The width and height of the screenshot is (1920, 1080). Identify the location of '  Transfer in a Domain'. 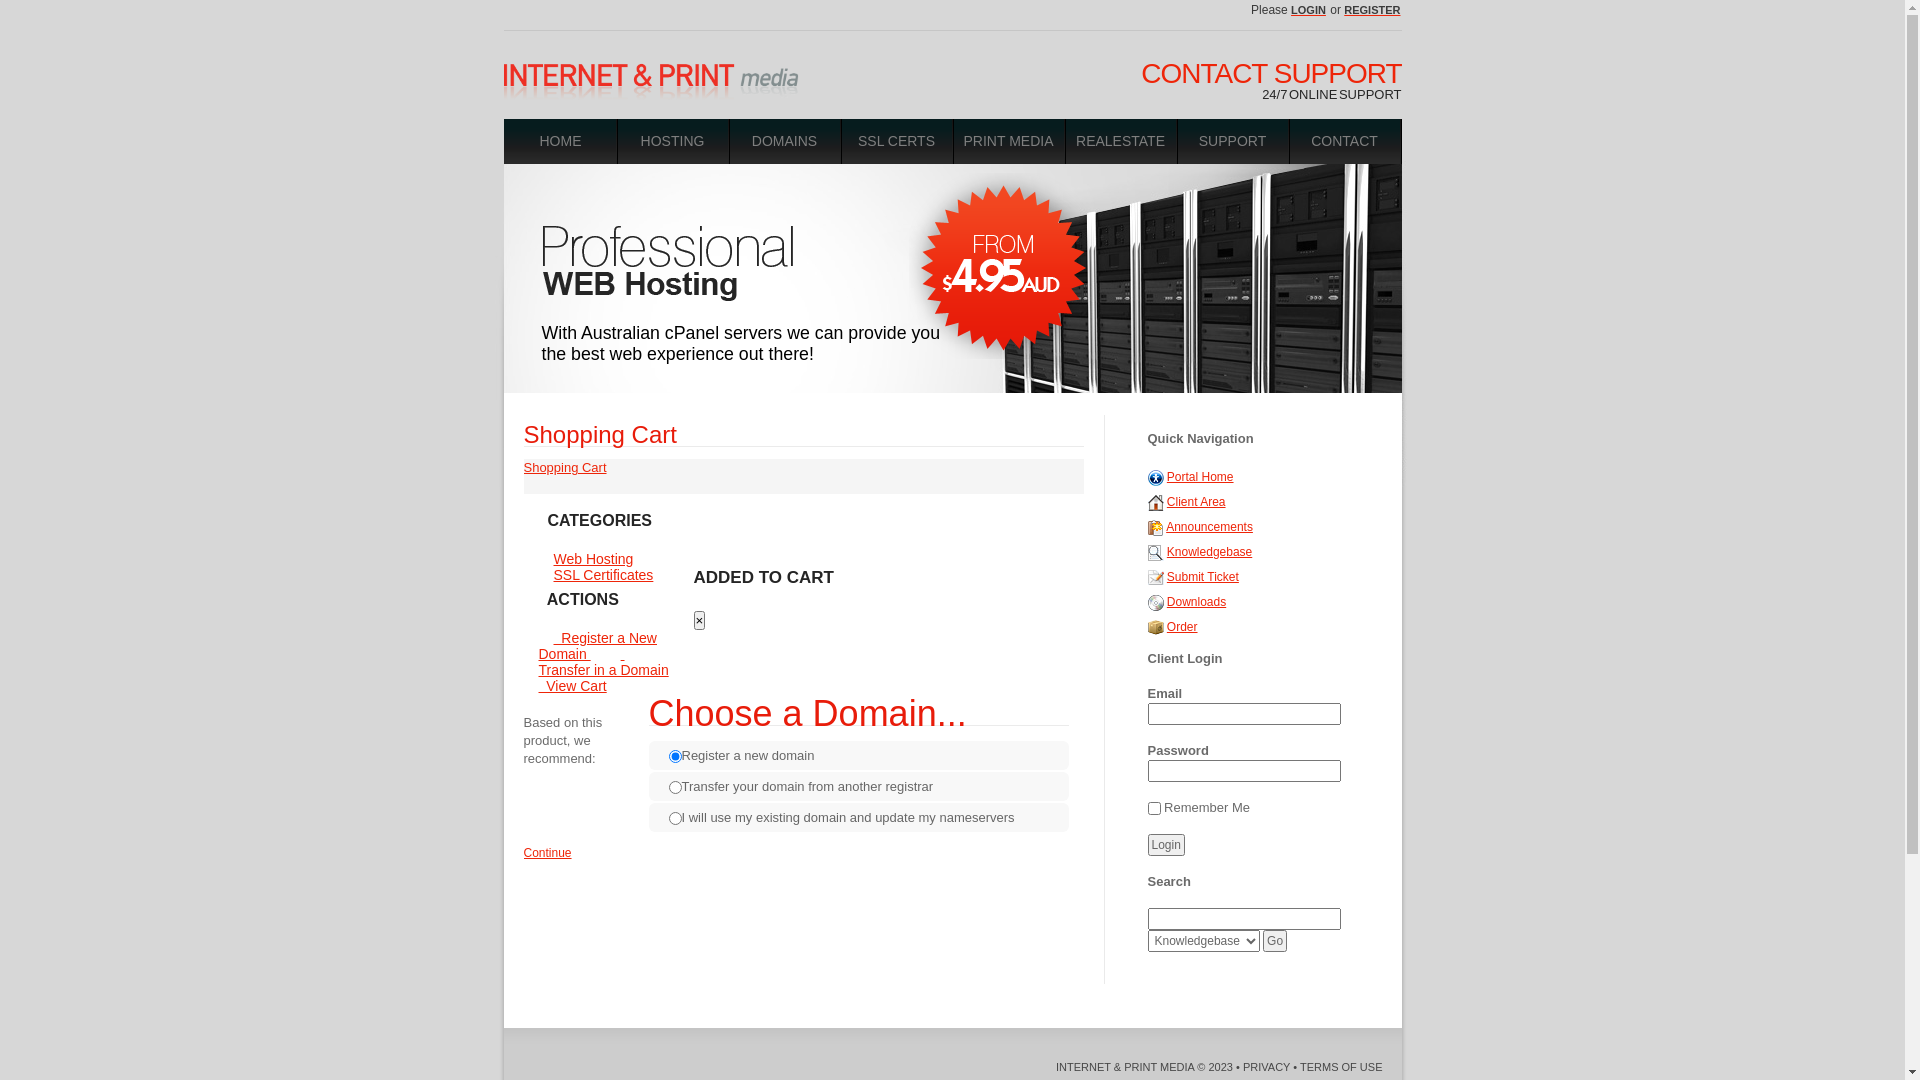
(609, 662).